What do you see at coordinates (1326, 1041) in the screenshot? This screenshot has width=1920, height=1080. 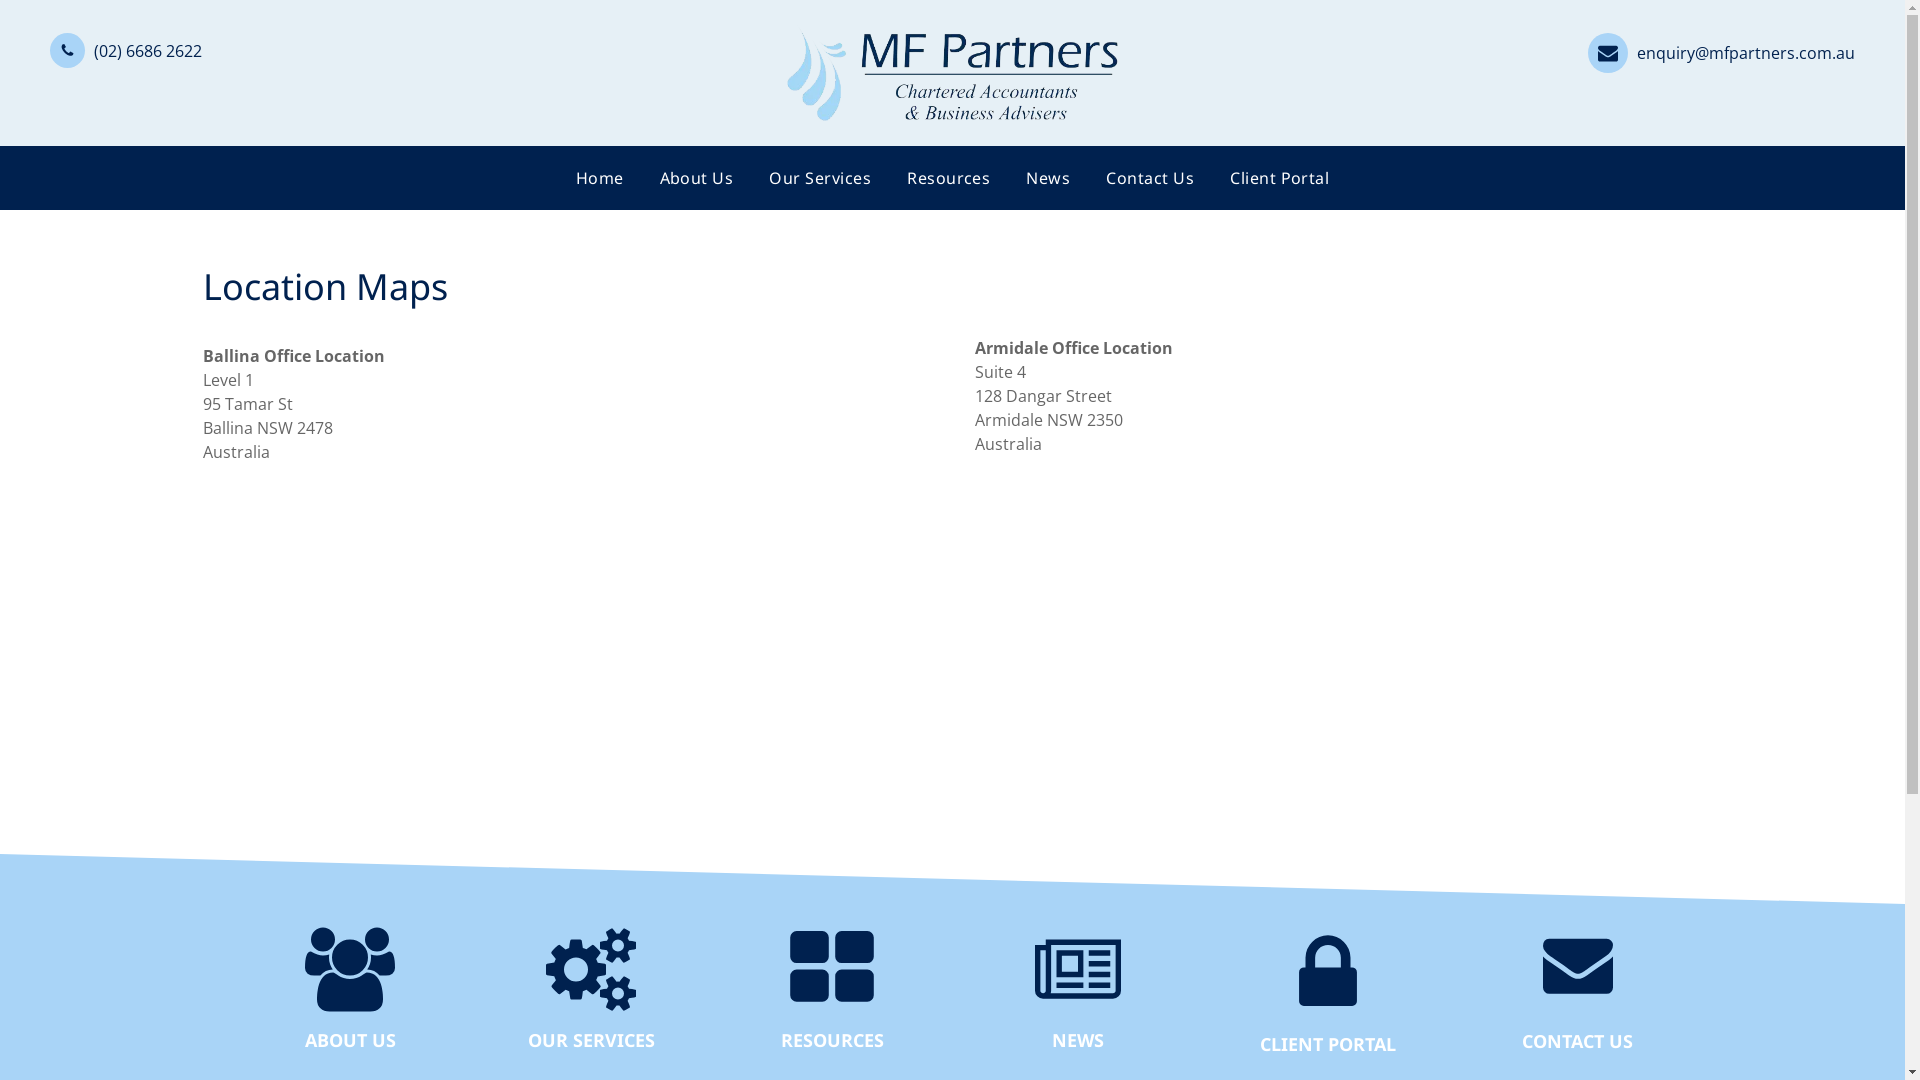 I see `'CLIENT PORTAL'` at bounding box center [1326, 1041].